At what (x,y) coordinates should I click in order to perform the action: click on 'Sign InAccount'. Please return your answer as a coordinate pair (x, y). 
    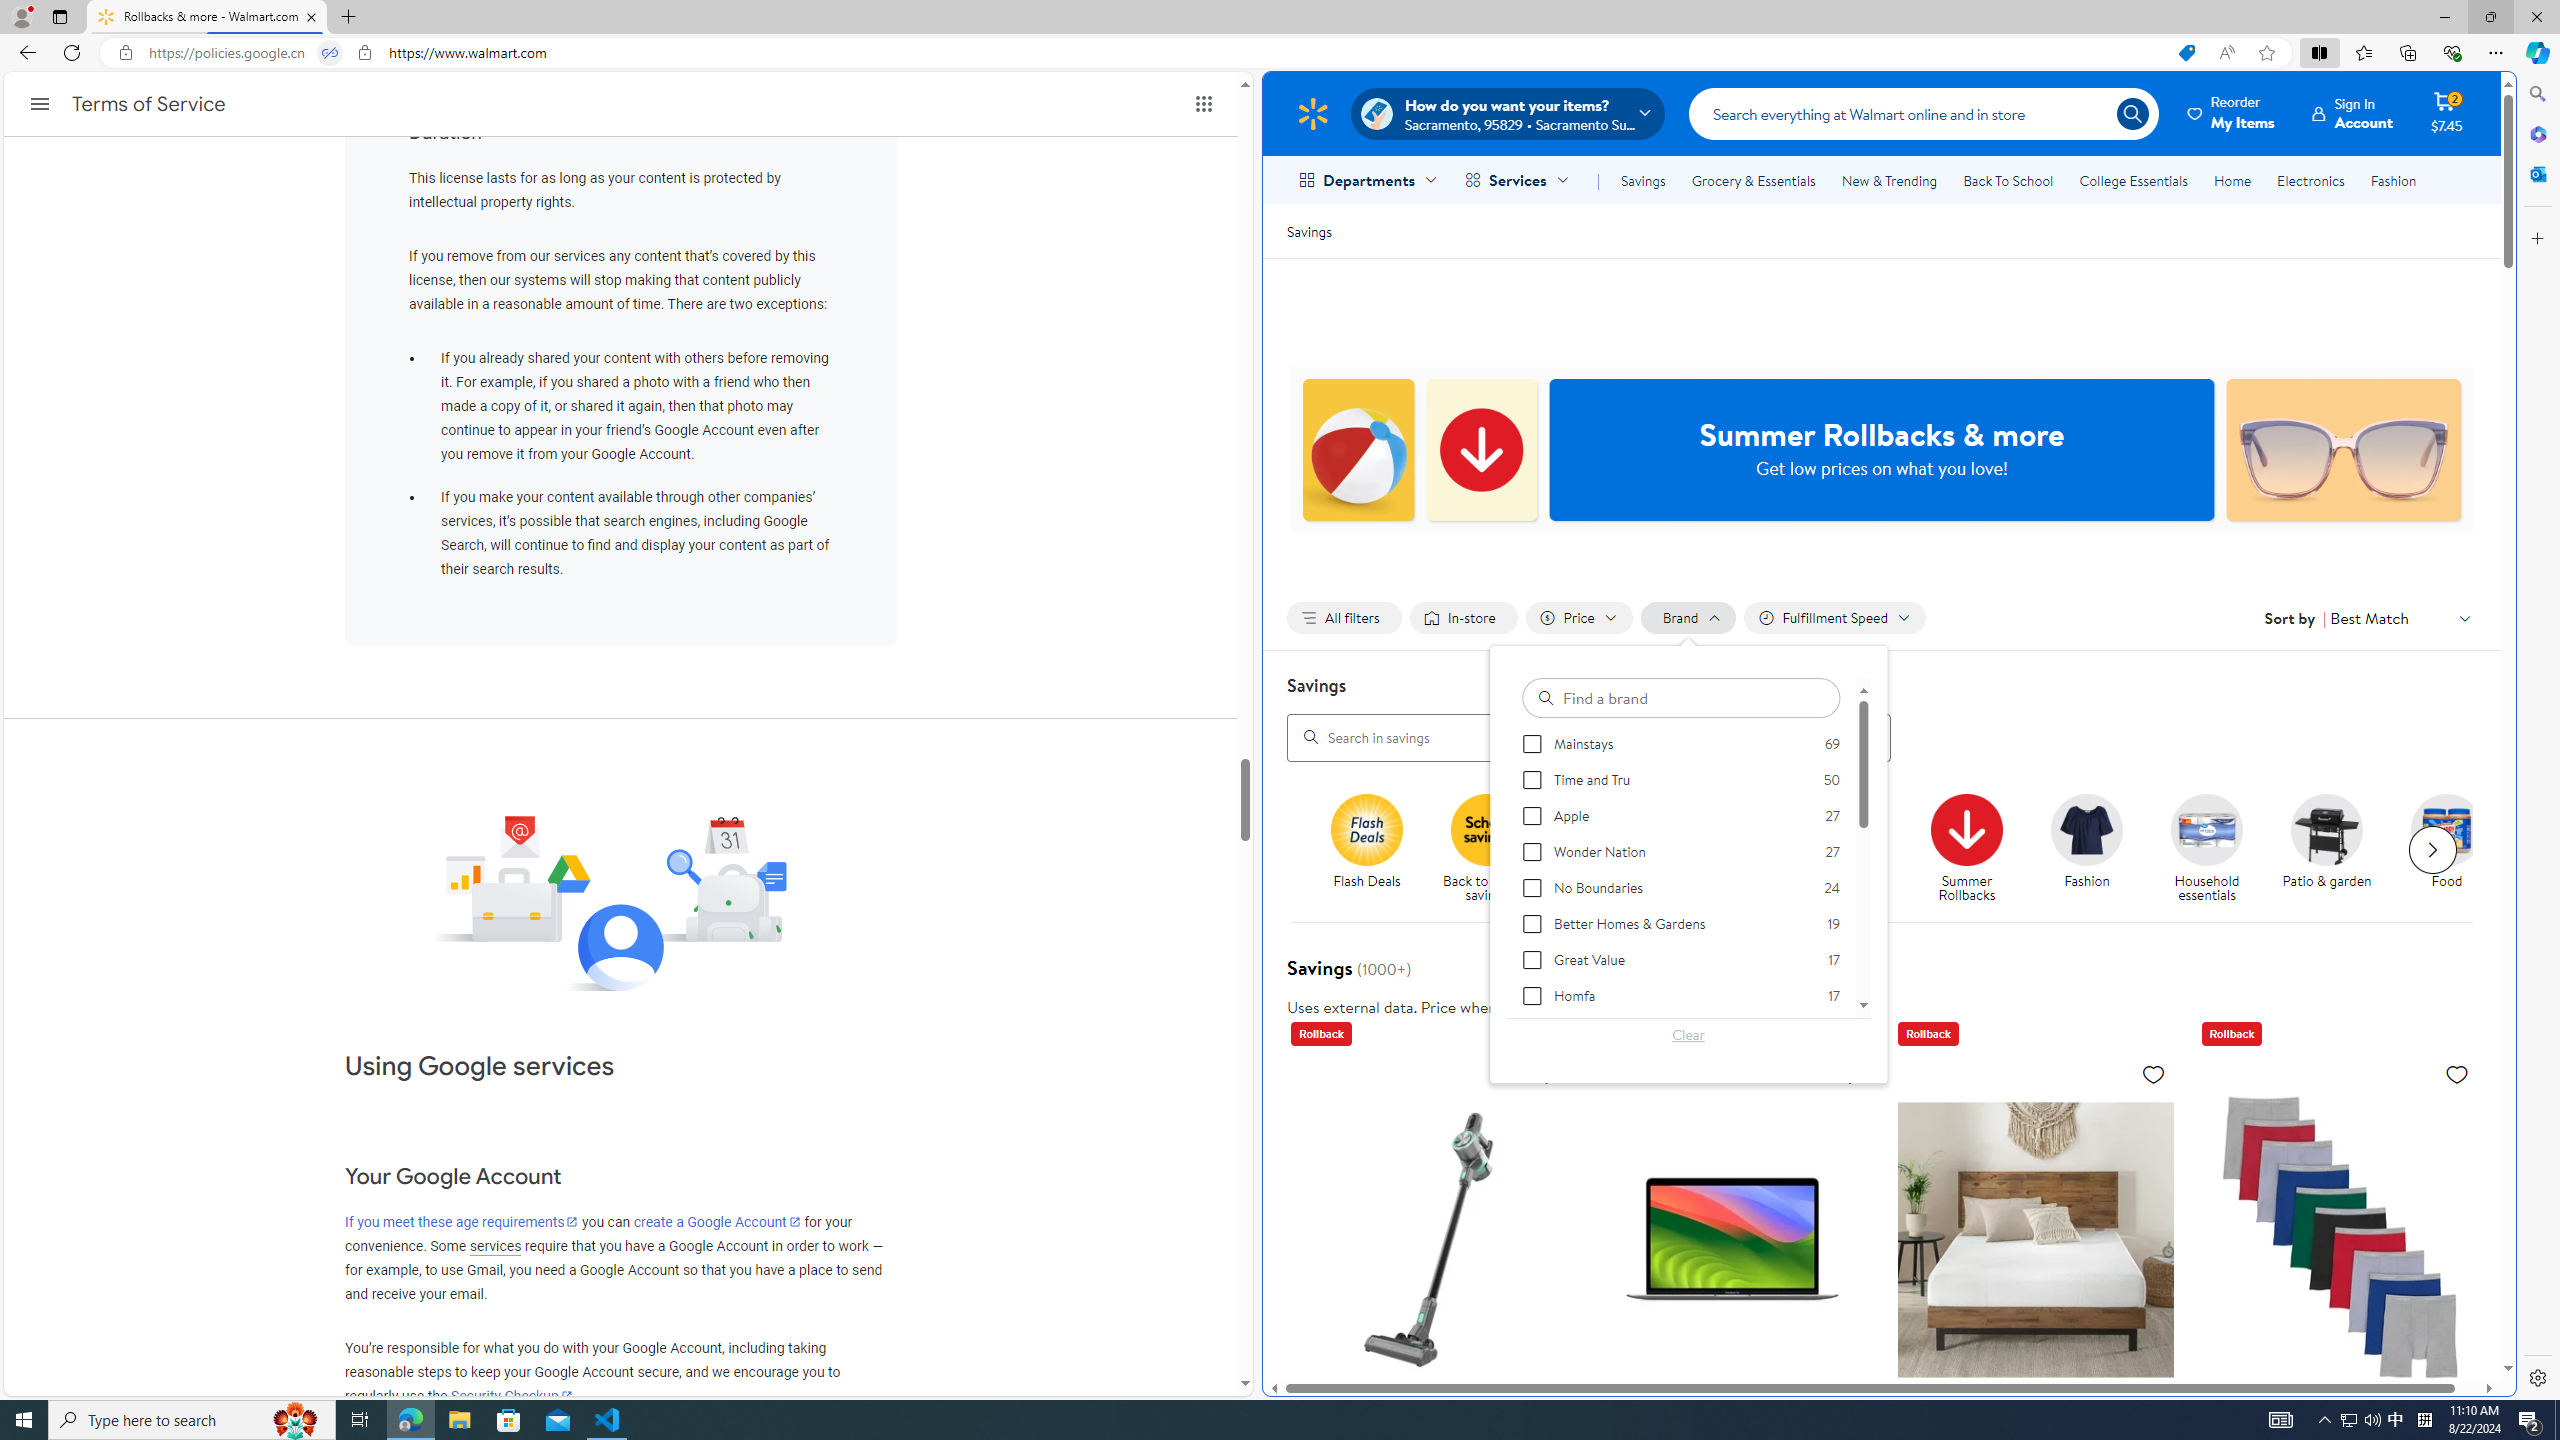
    Looking at the image, I should click on (2352, 112).